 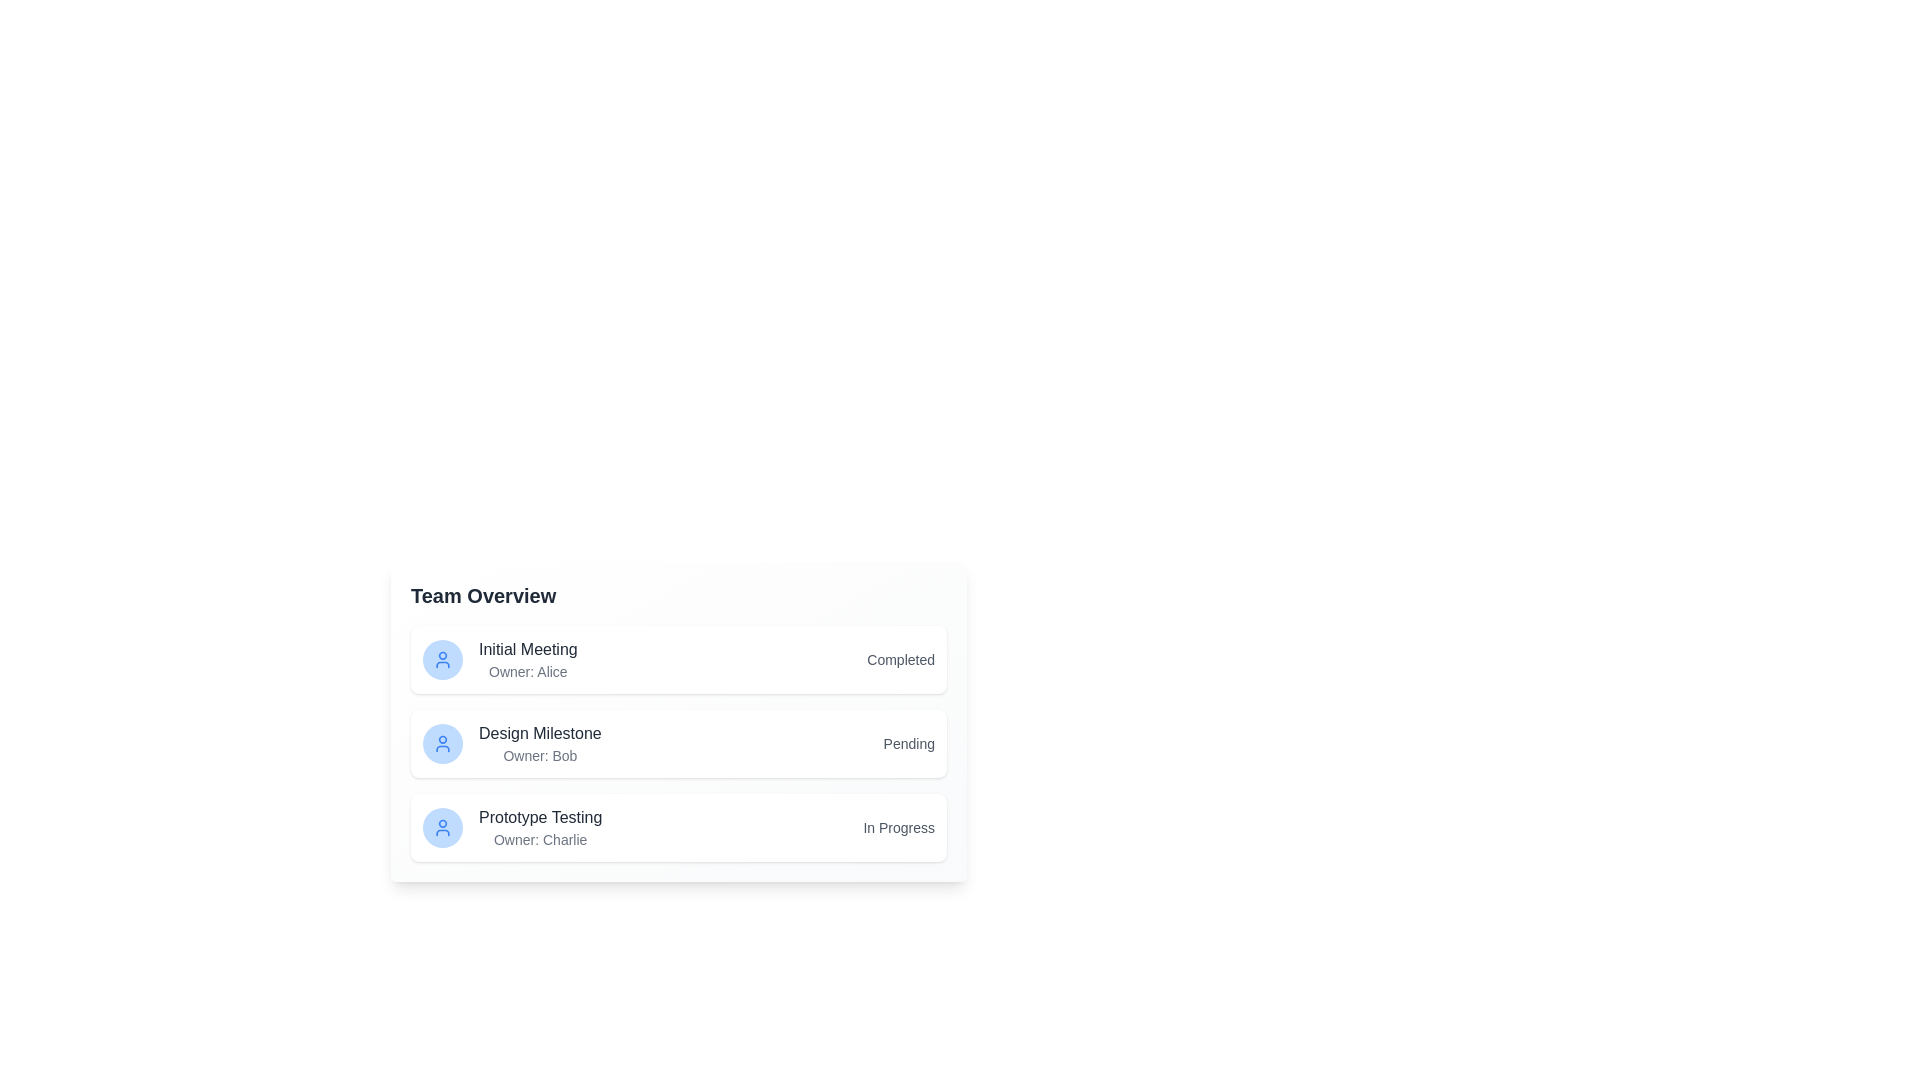 What do you see at coordinates (528, 659) in the screenshot?
I see `content displayed in the Text block that shows meeting information, positioned to the right of an avatar icon and adjacent to a 'Completed' status label` at bounding box center [528, 659].